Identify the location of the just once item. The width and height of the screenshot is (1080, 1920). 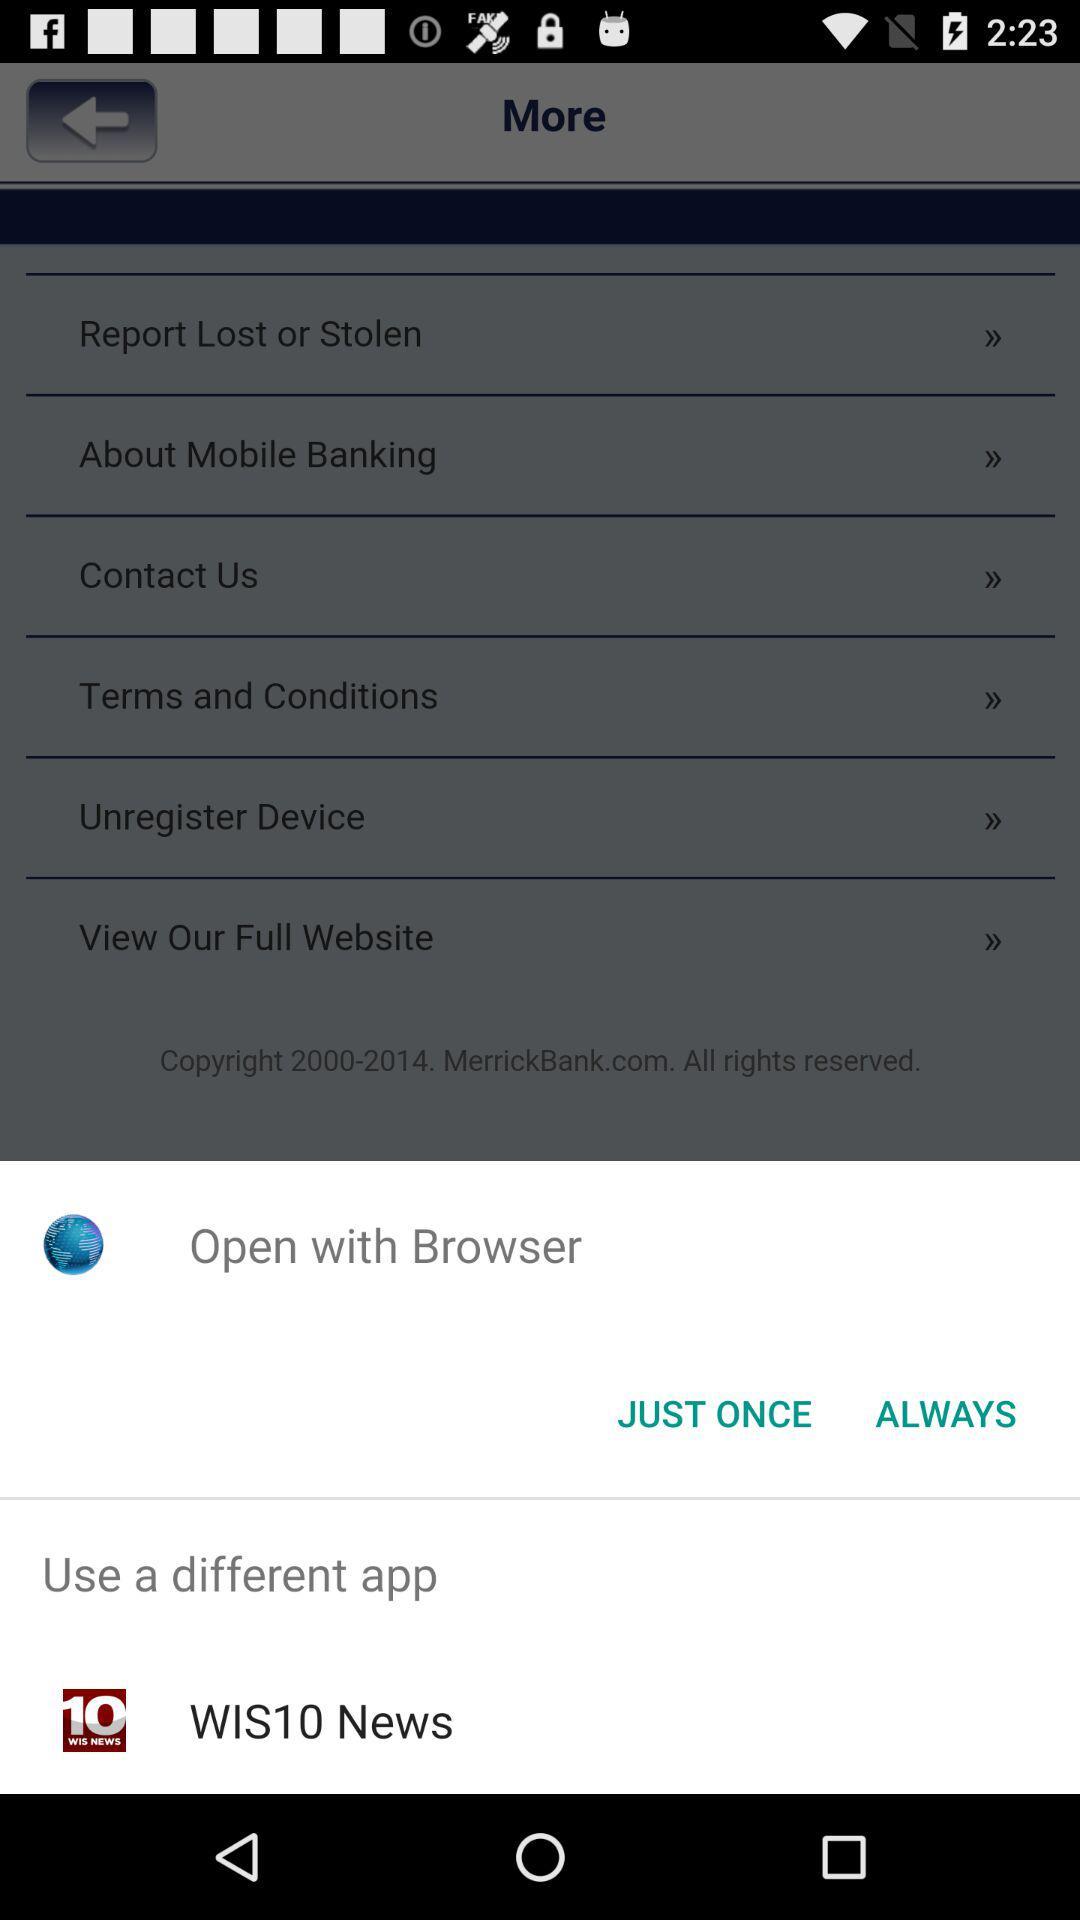
(713, 1411).